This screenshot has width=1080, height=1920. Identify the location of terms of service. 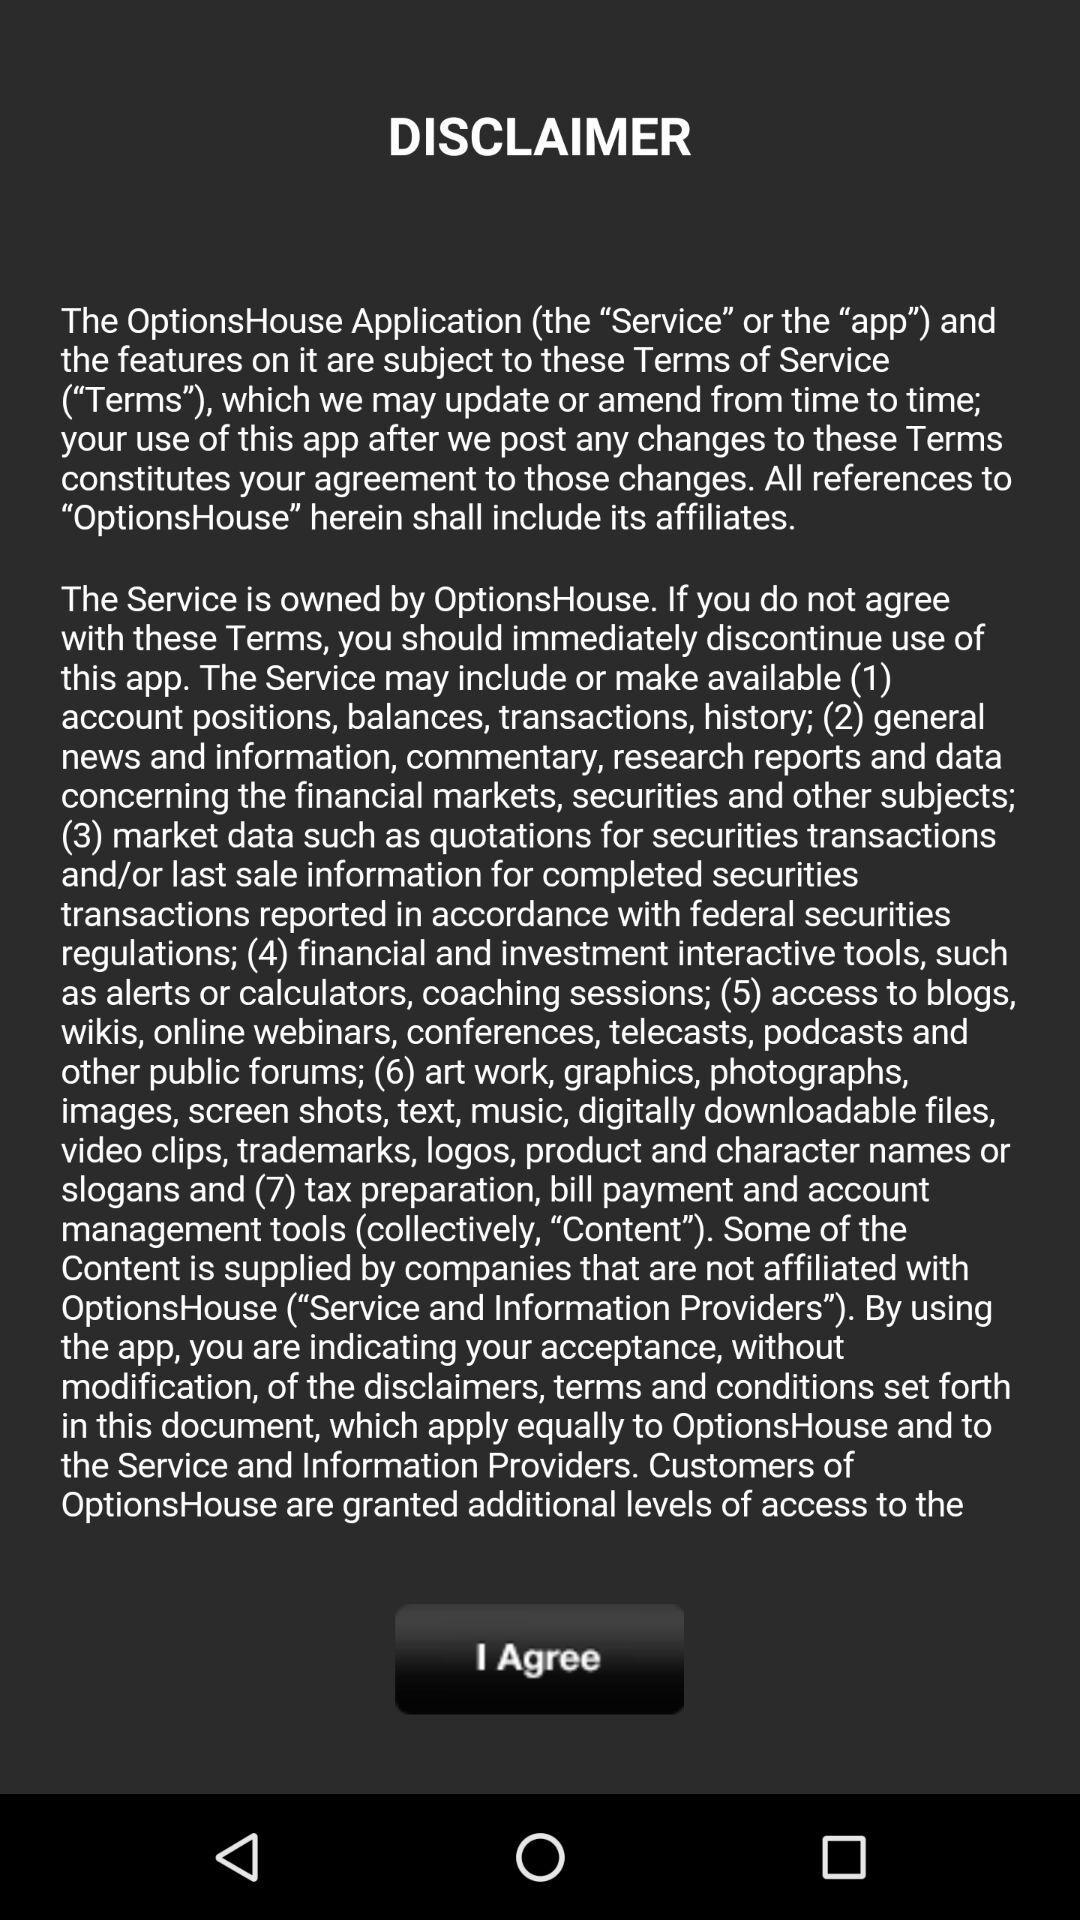
(540, 903).